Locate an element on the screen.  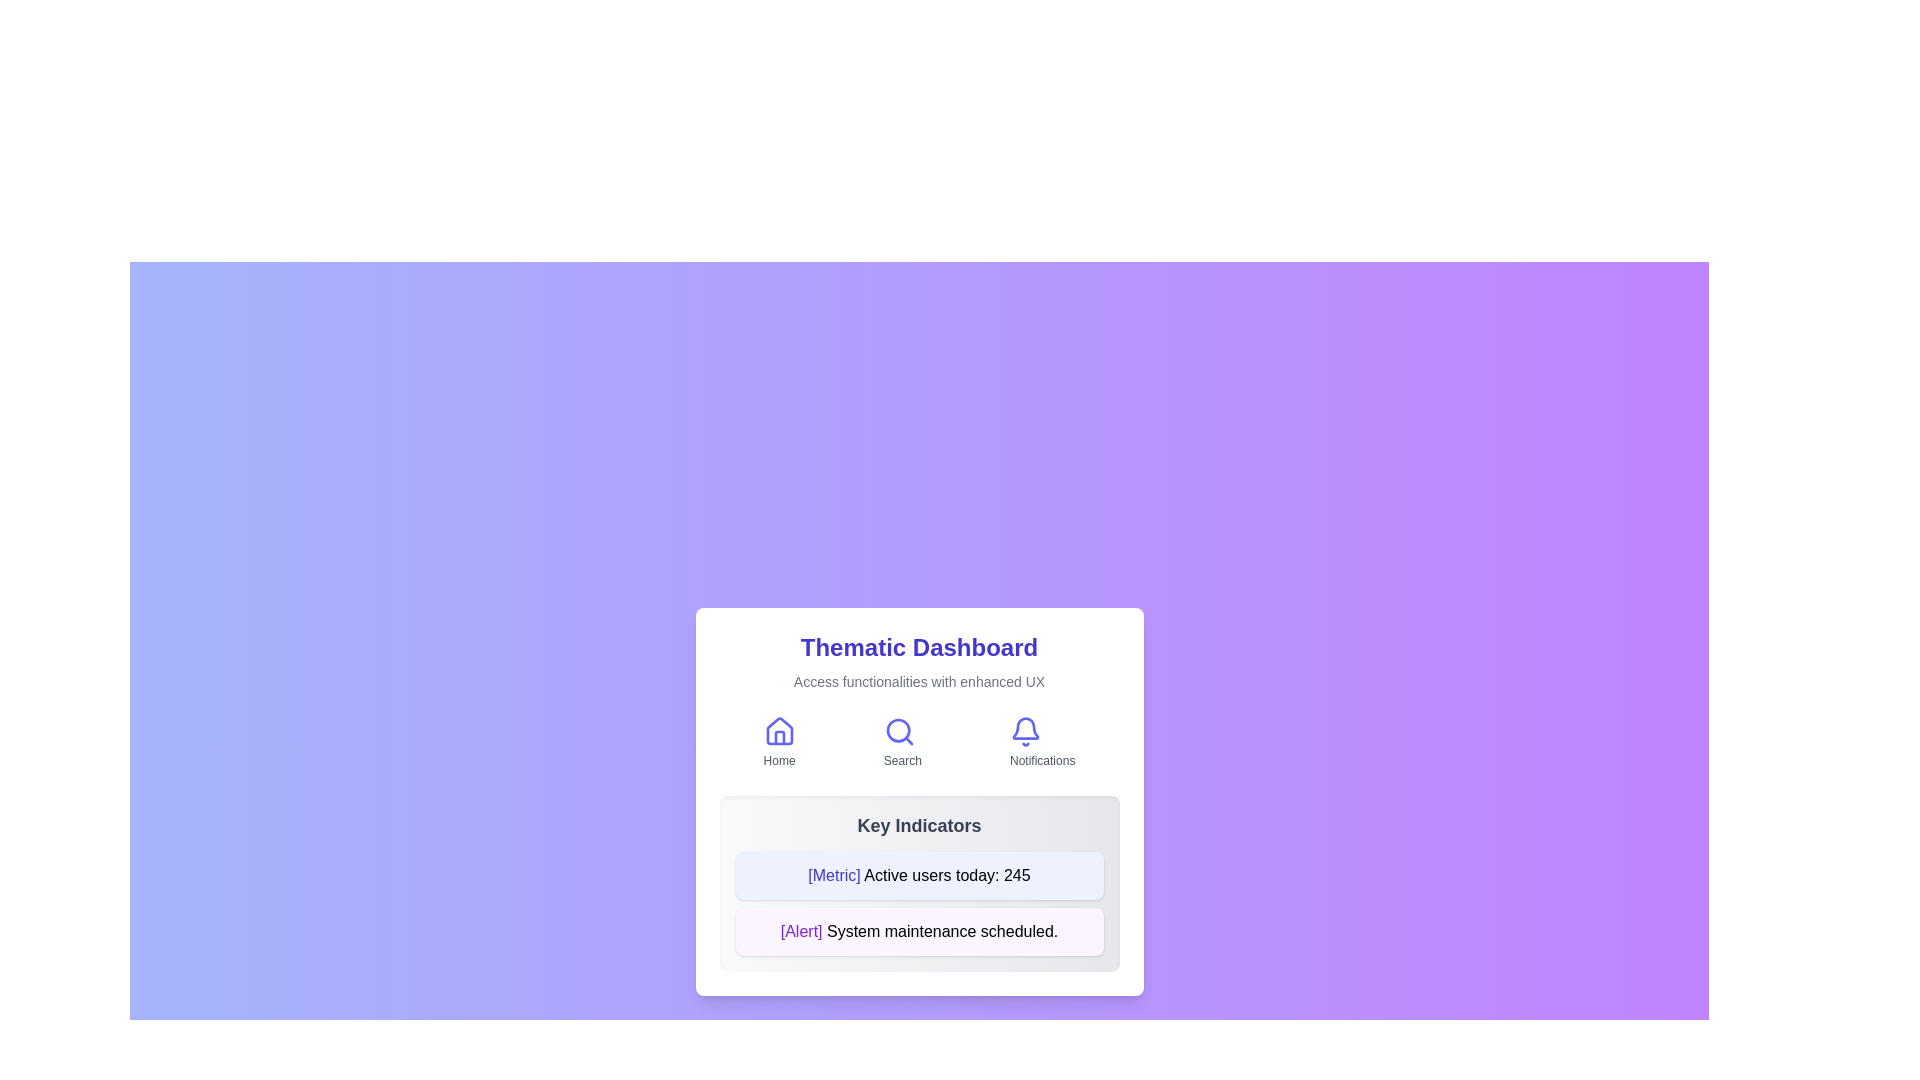
the 'Home' navigation button, which features an icon and text, to apply the visual transition effect is located at coordinates (778, 744).